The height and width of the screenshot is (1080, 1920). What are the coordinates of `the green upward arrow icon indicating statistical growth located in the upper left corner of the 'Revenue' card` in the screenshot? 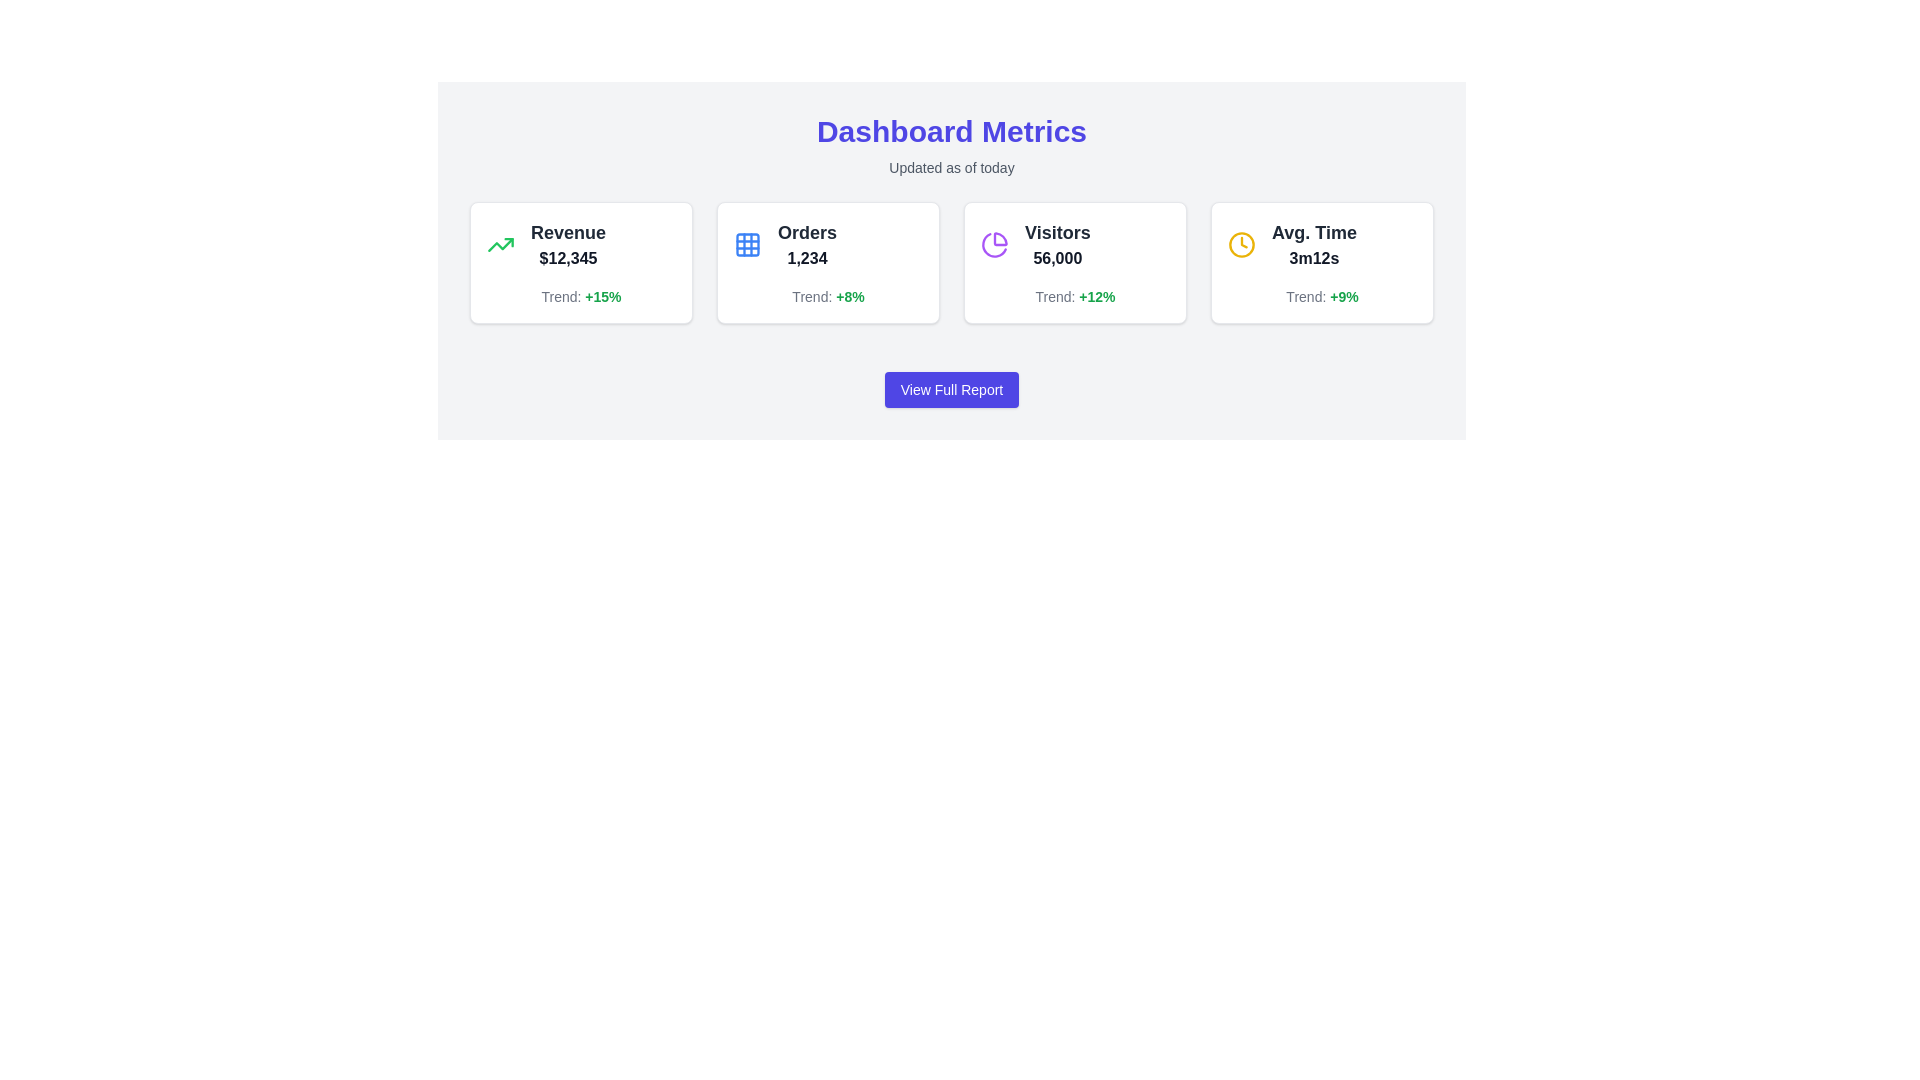 It's located at (500, 244).